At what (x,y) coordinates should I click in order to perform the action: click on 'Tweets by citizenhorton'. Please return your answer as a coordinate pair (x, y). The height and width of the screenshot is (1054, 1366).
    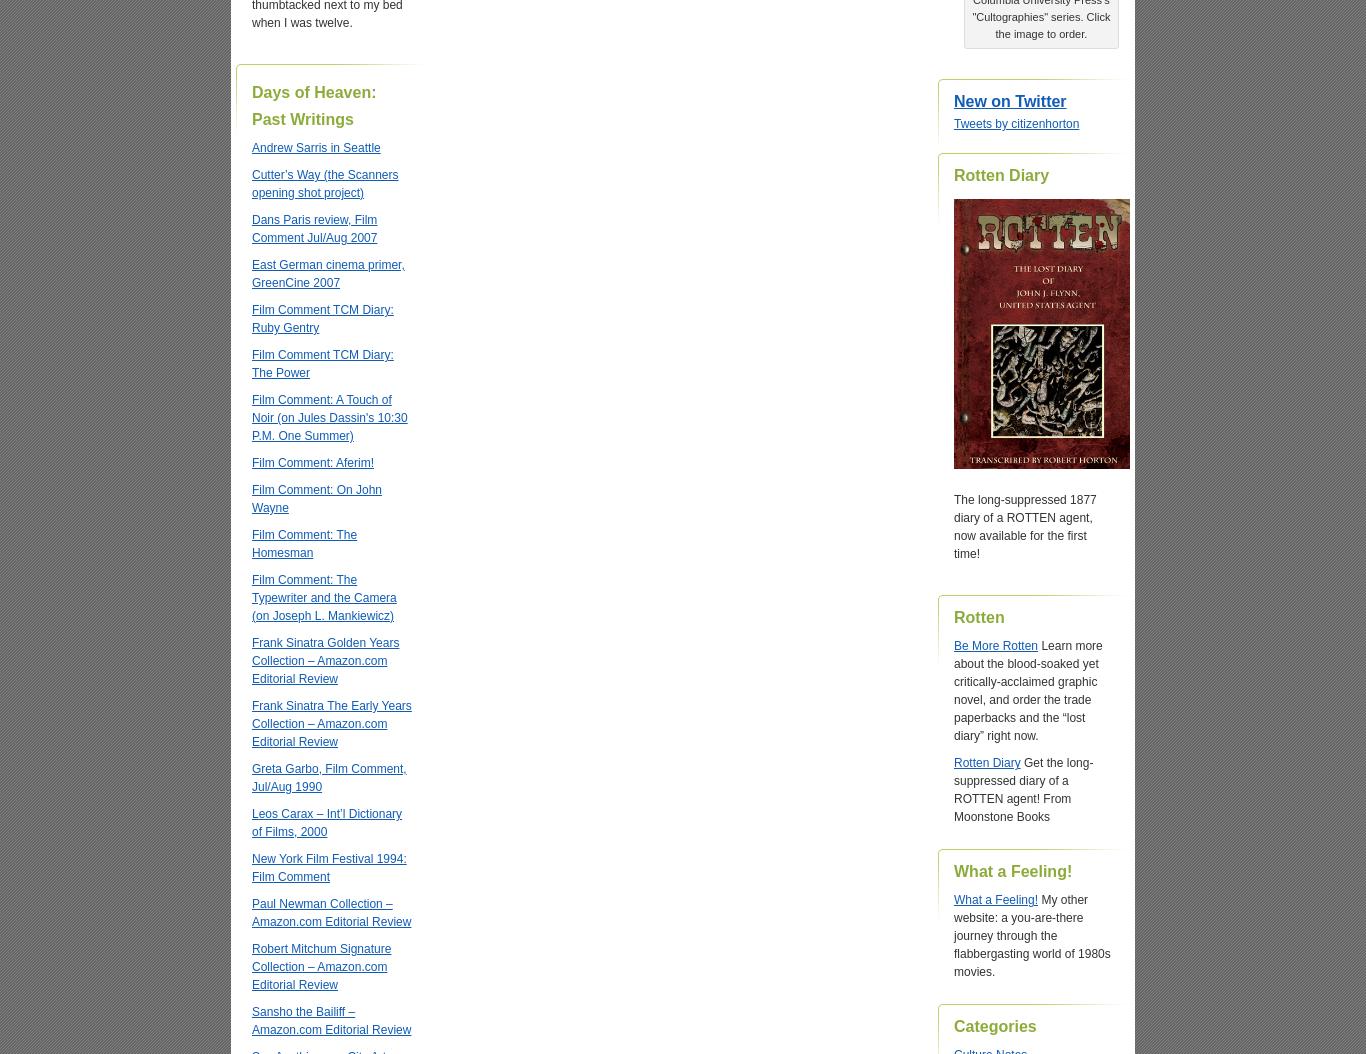
    Looking at the image, I should click on (954, 123).